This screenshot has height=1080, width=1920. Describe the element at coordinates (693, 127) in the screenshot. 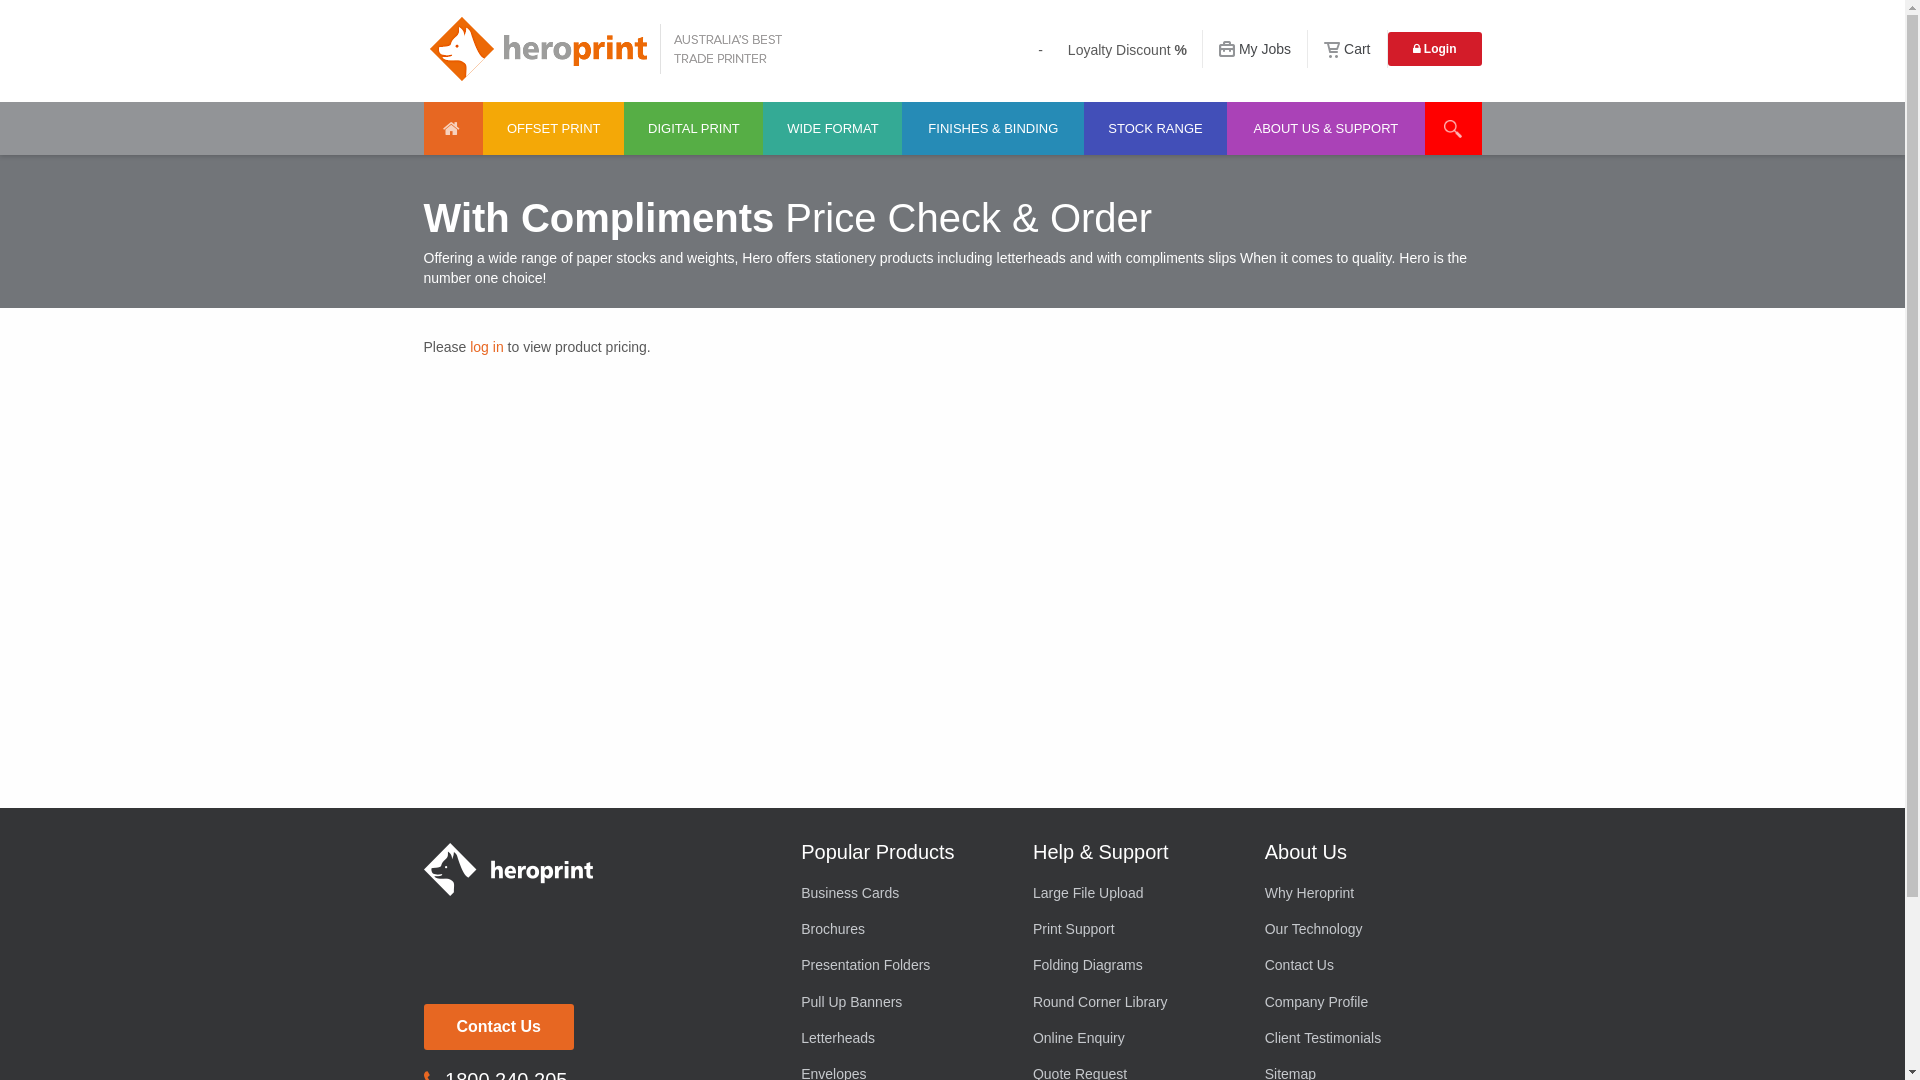

I see `'DIGITAL PRINT'` at that location.